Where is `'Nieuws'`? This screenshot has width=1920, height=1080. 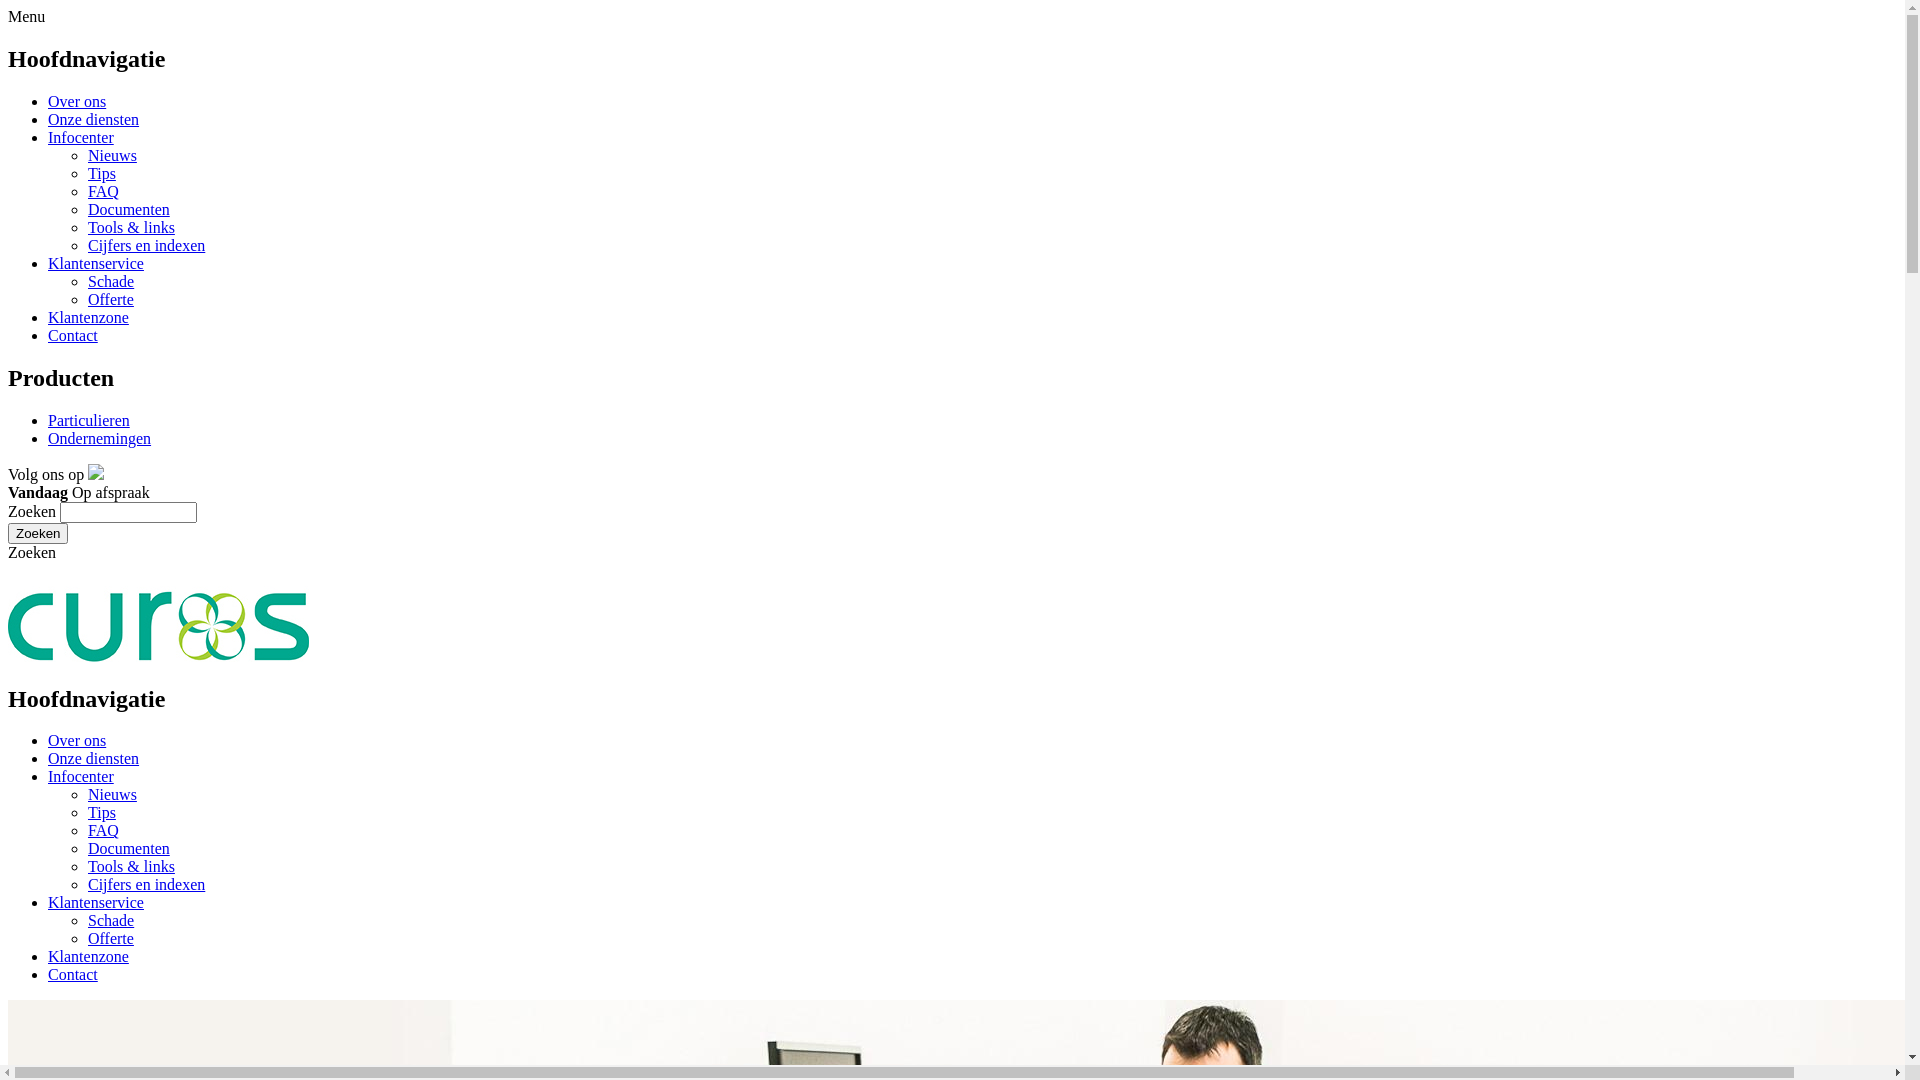 'Nieuws' is located at coordinates (111, 793).